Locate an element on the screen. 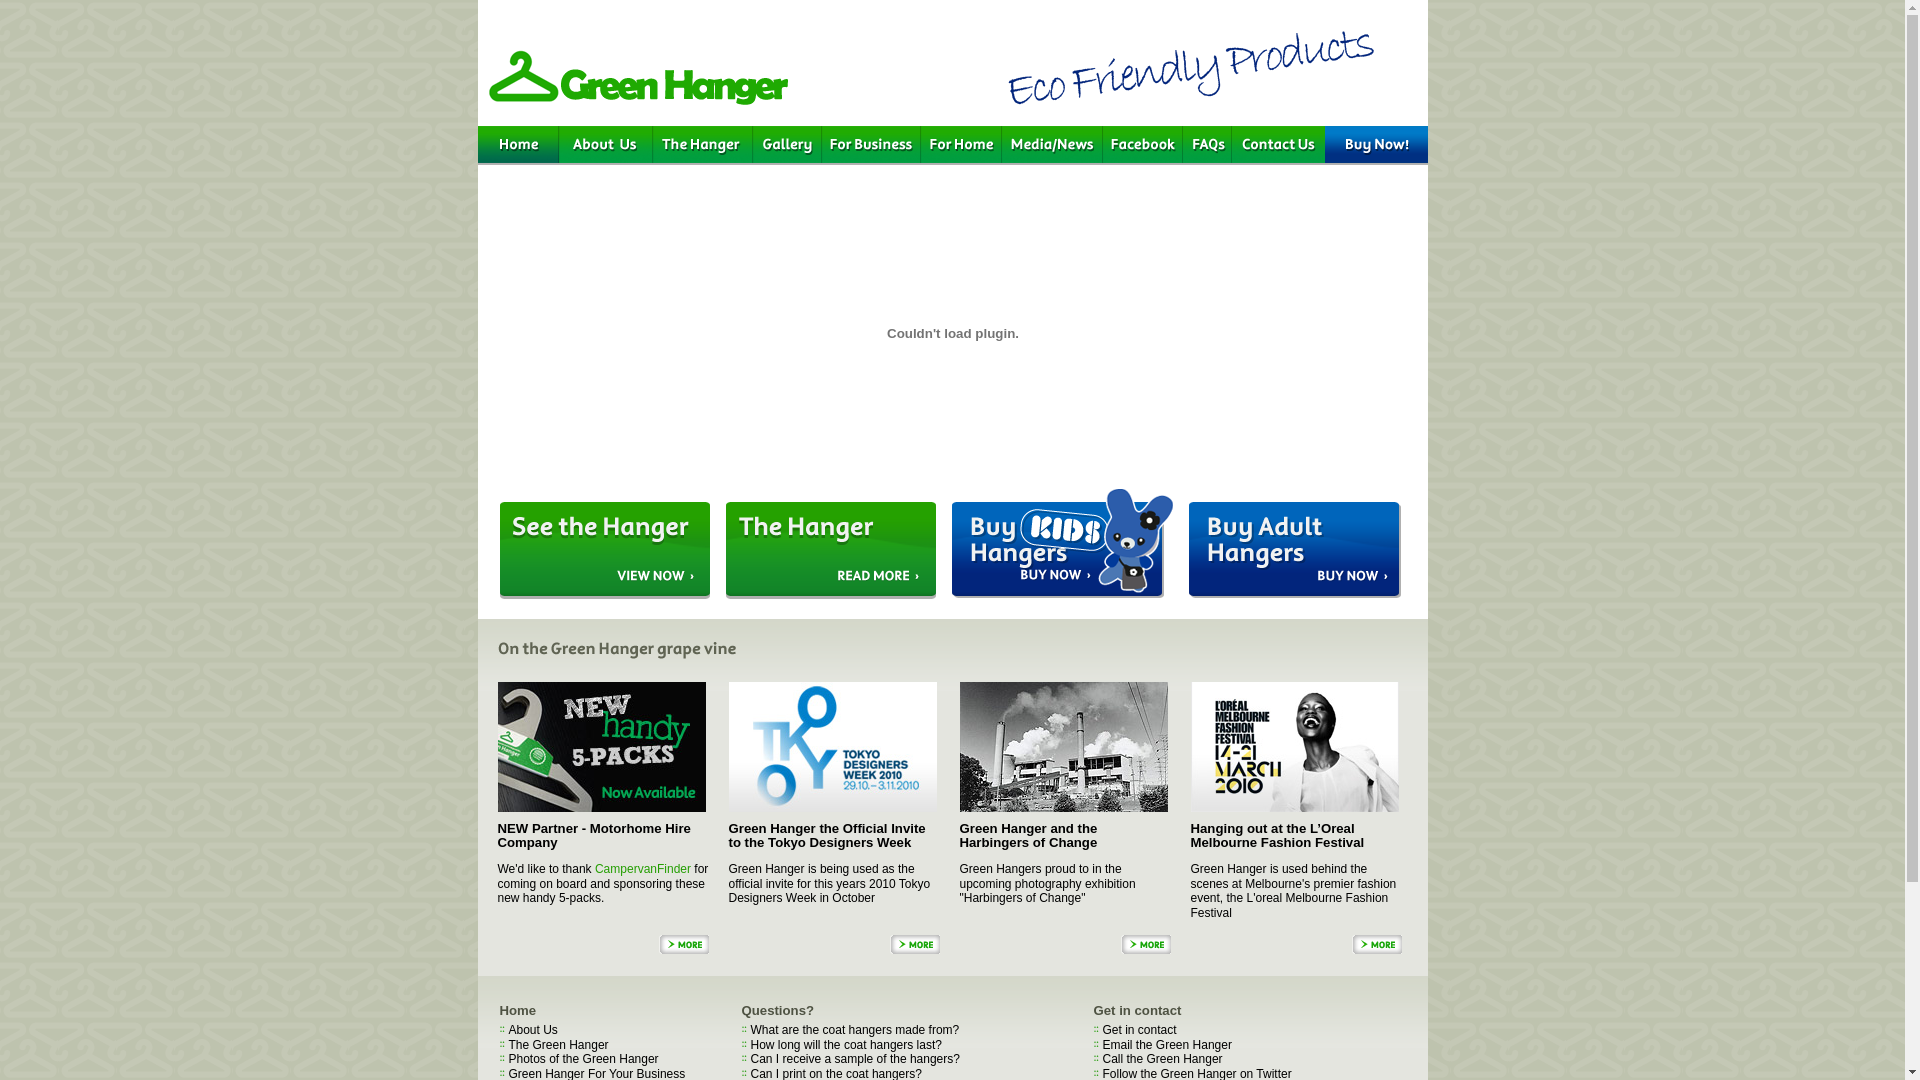 The image size is (1920, 1080). 'About Us' is located at coordinates (603, 144).